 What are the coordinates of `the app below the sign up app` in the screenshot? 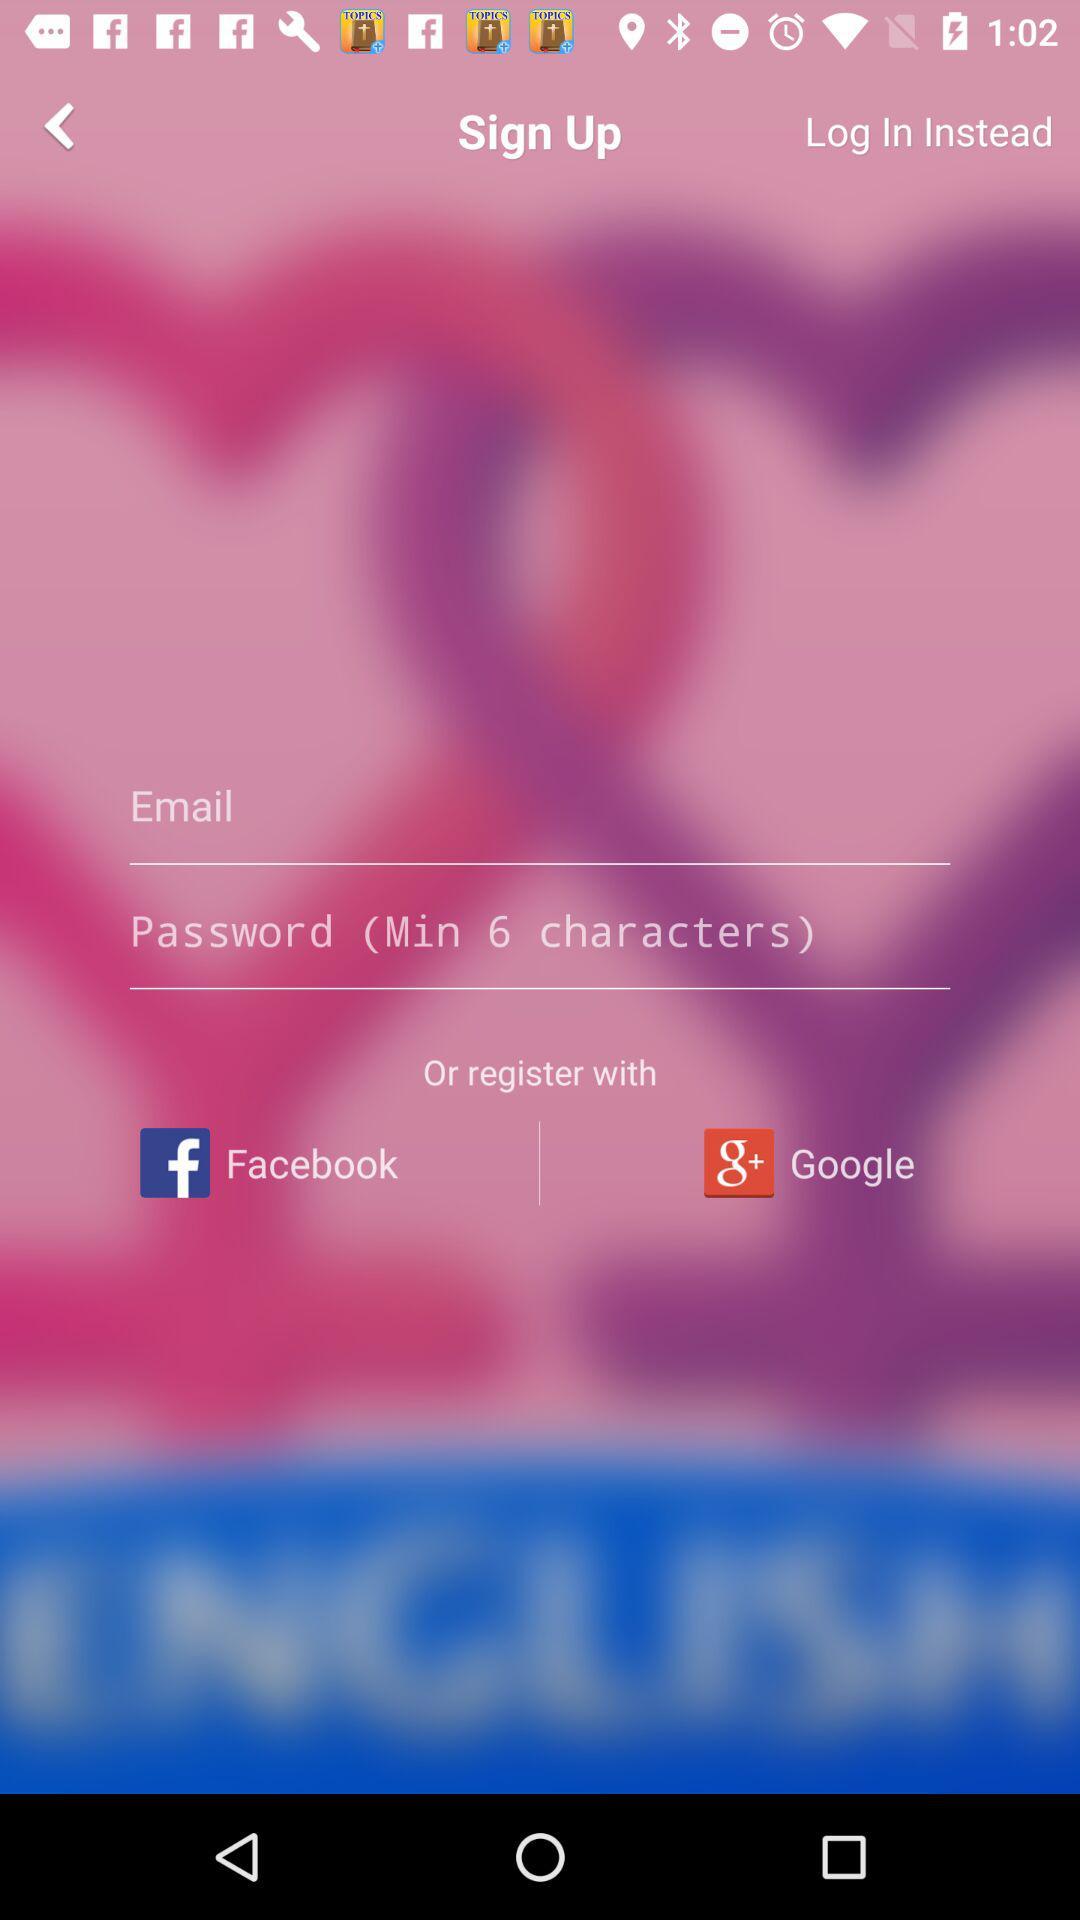 It's located at (540, 805).